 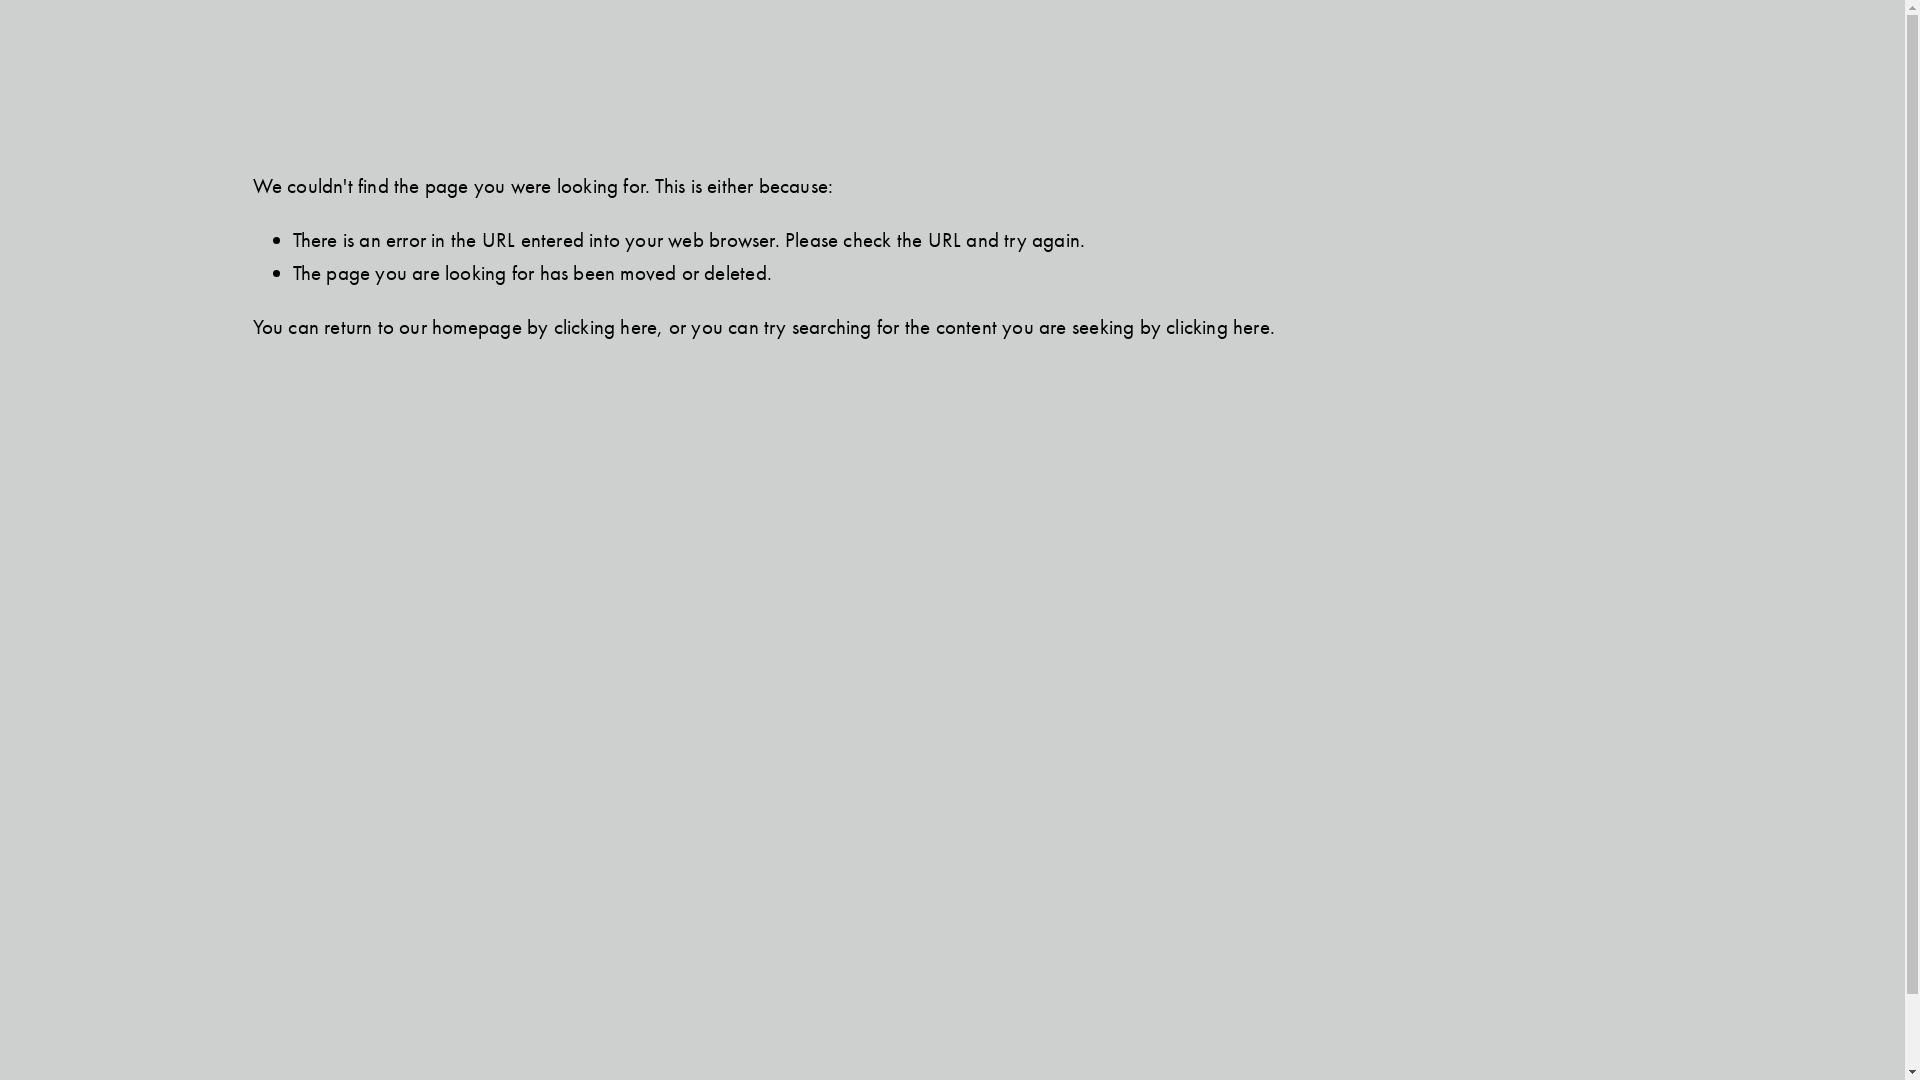 I want to click on 'clicking here', so click(x=604, y=326).